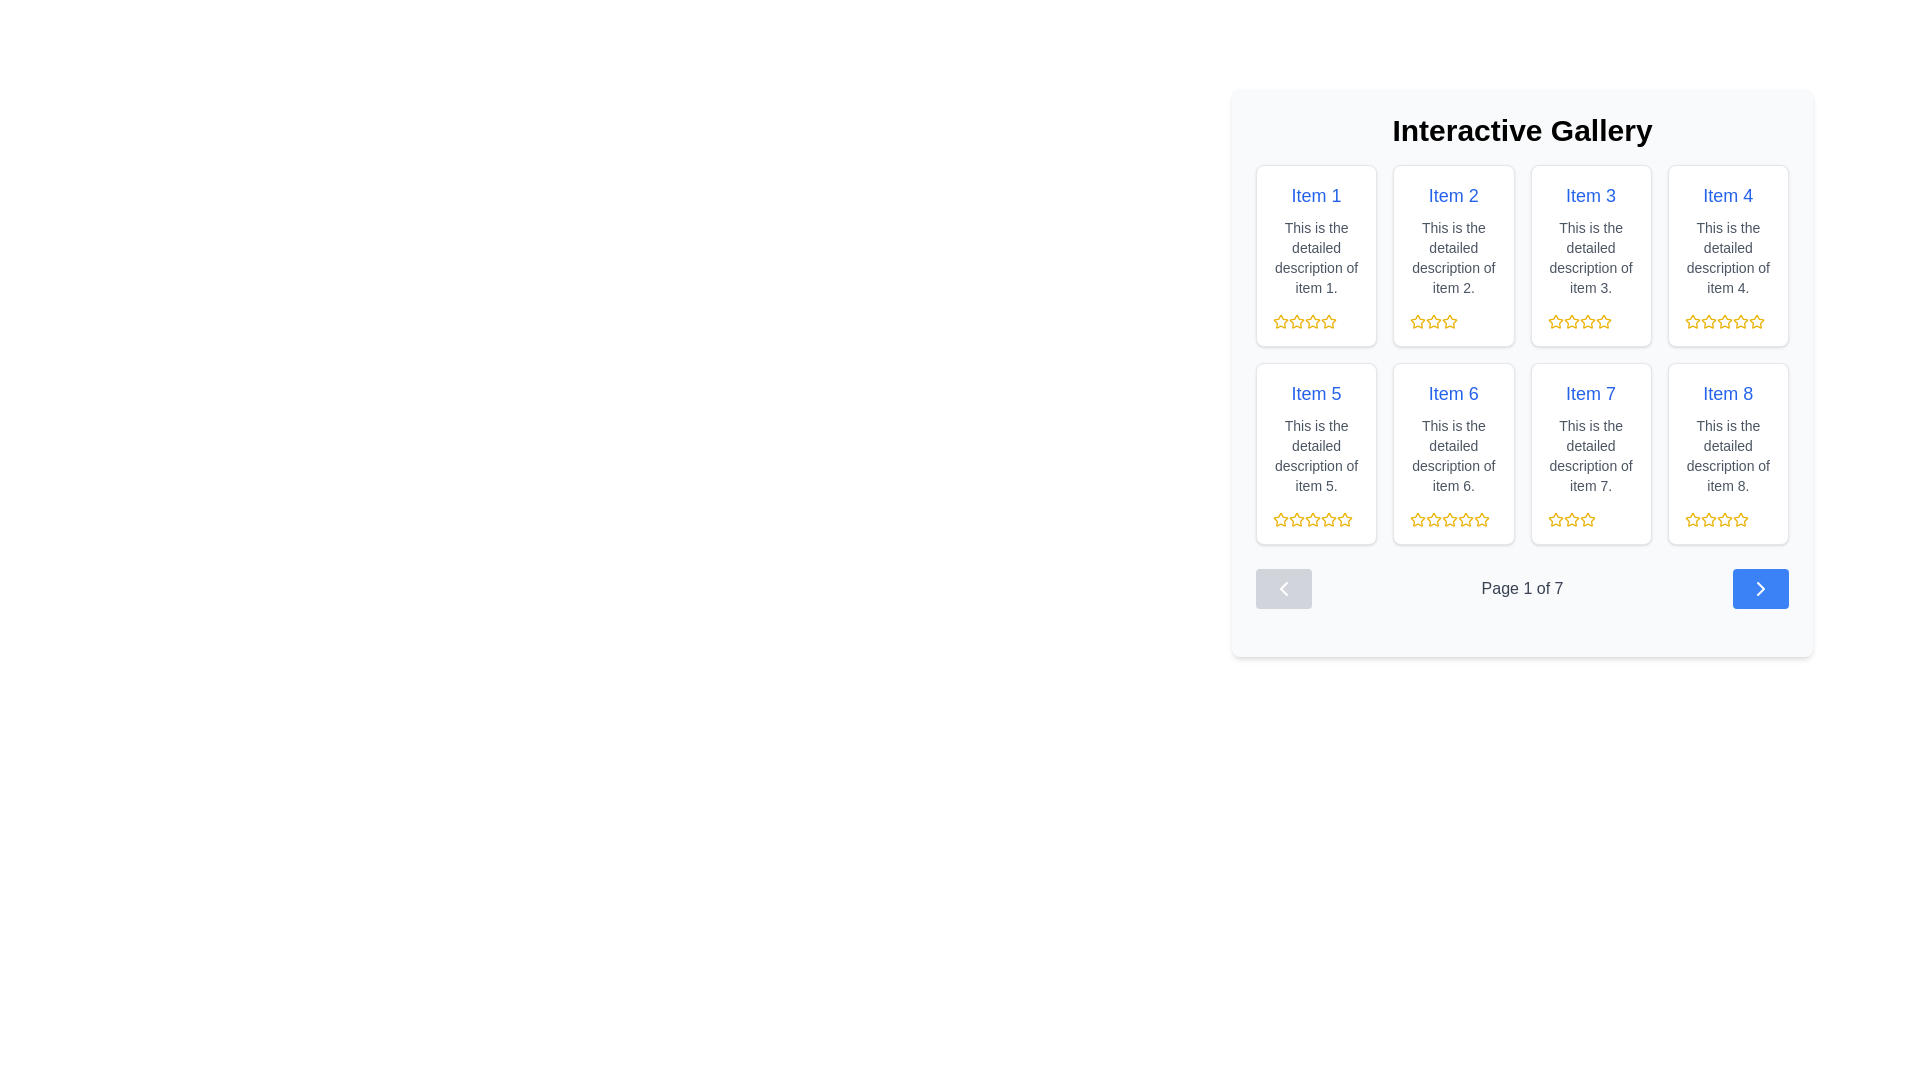 This screenshot has height=1080, width=1920. I want to click on the Card component displaying details about 'Item 5' located at the bottom-left position of a 2x4 grid layout, so click(1316, 454).